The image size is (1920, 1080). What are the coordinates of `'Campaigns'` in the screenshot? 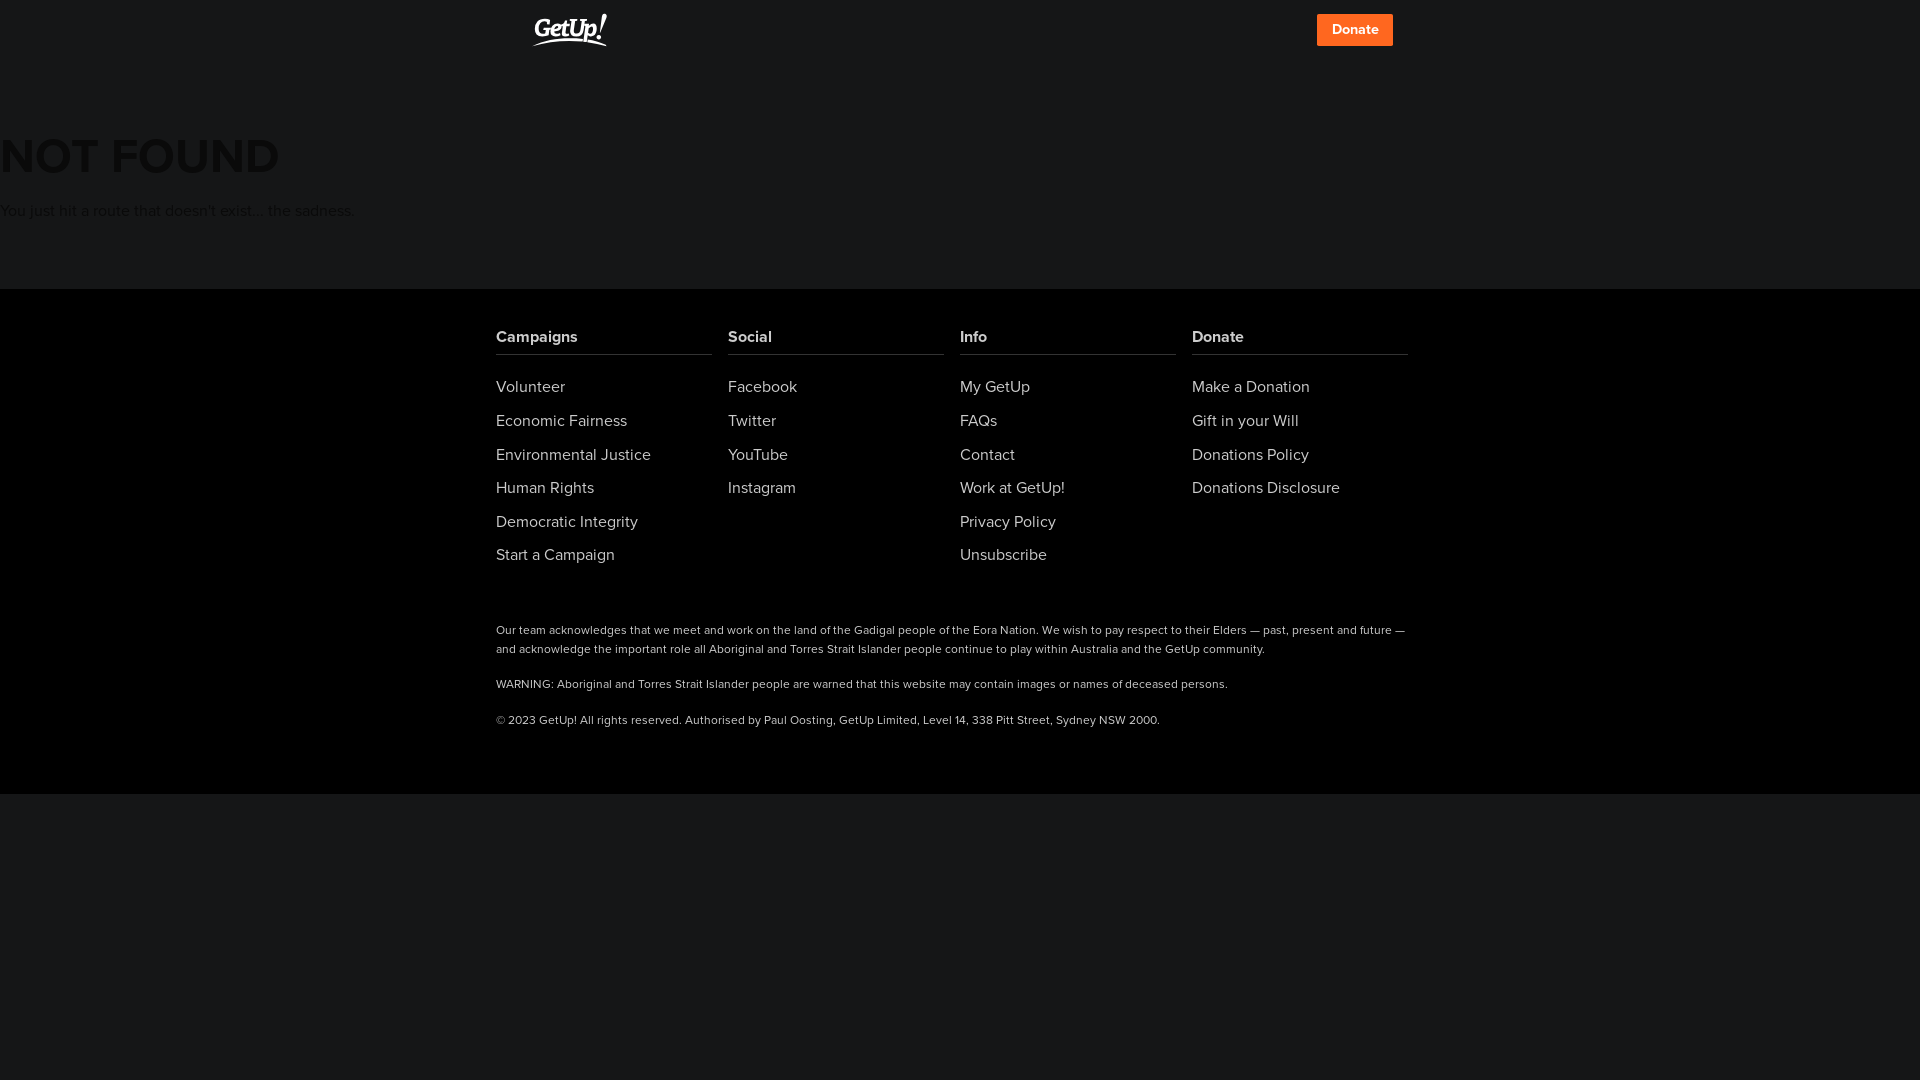 It's located at (537, 335).